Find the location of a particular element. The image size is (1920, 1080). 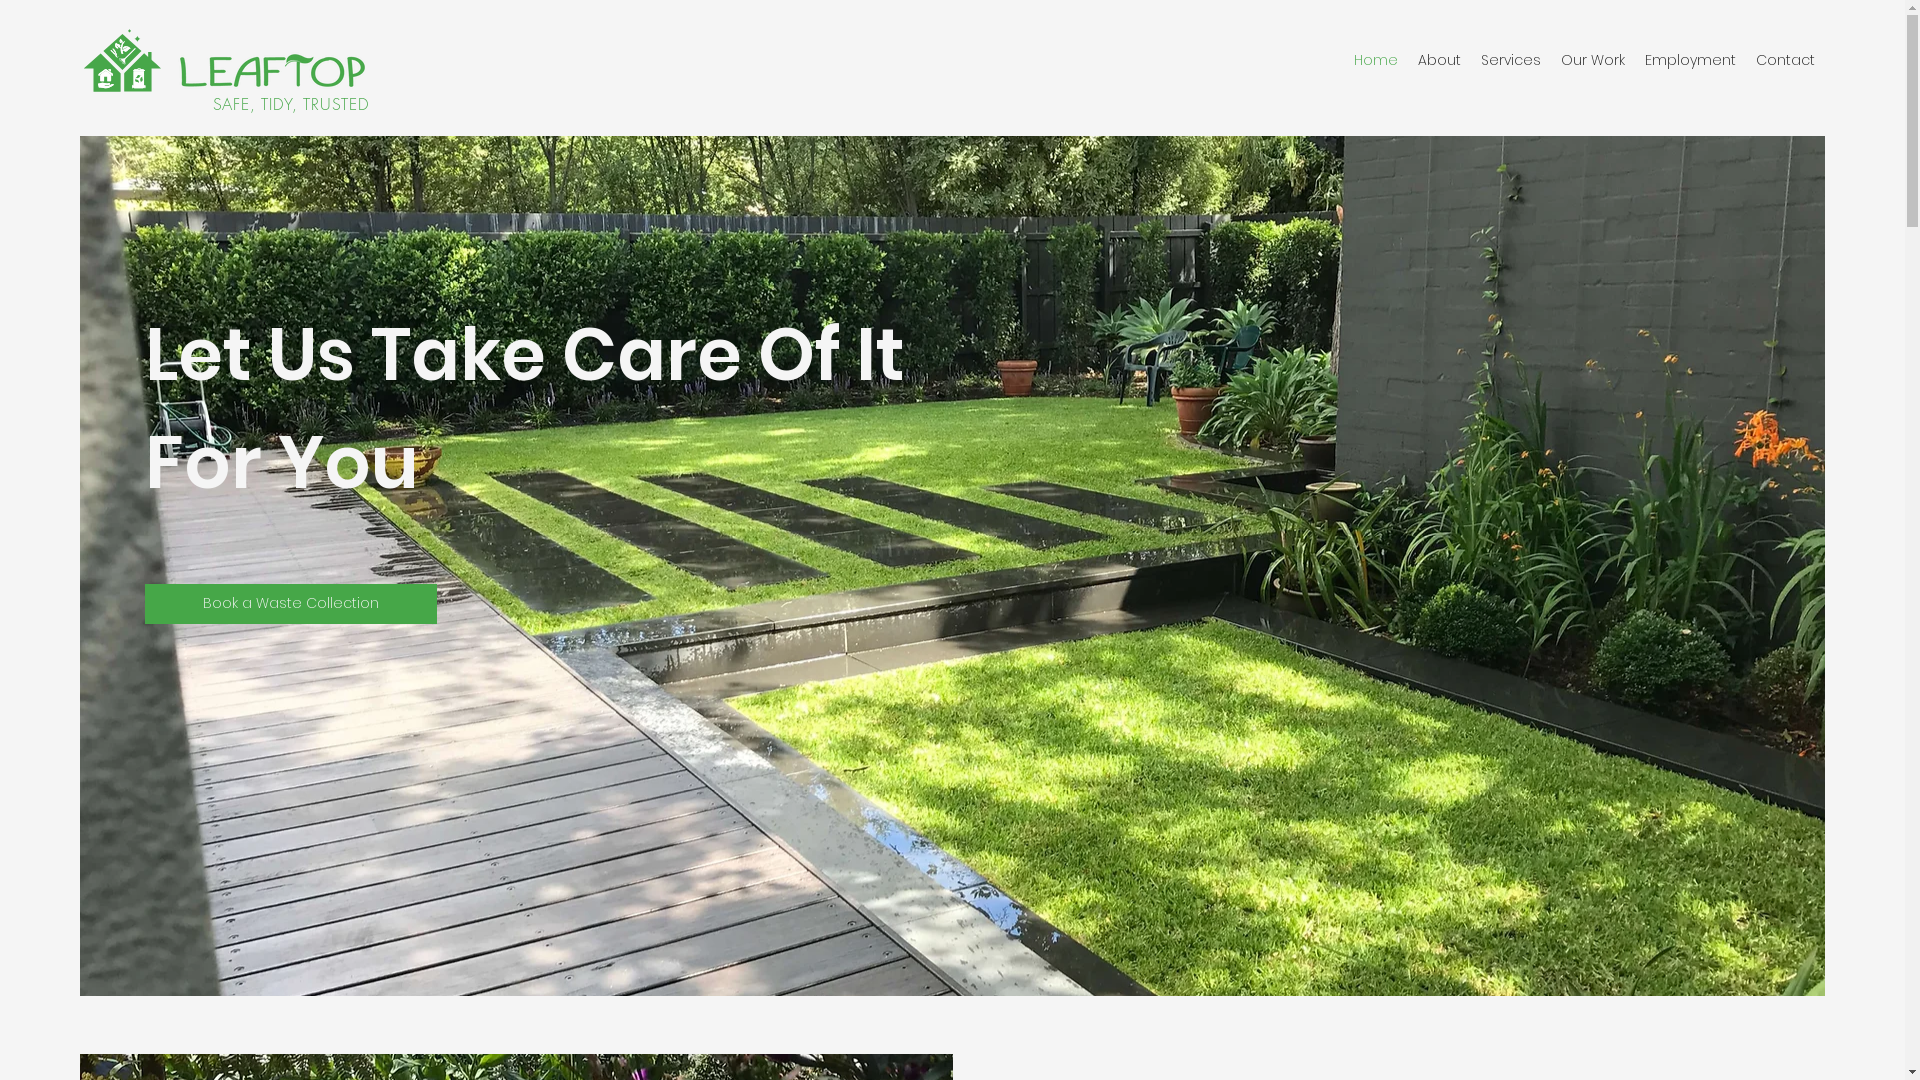

'Our Work' is located at coordinates (1592, 59).